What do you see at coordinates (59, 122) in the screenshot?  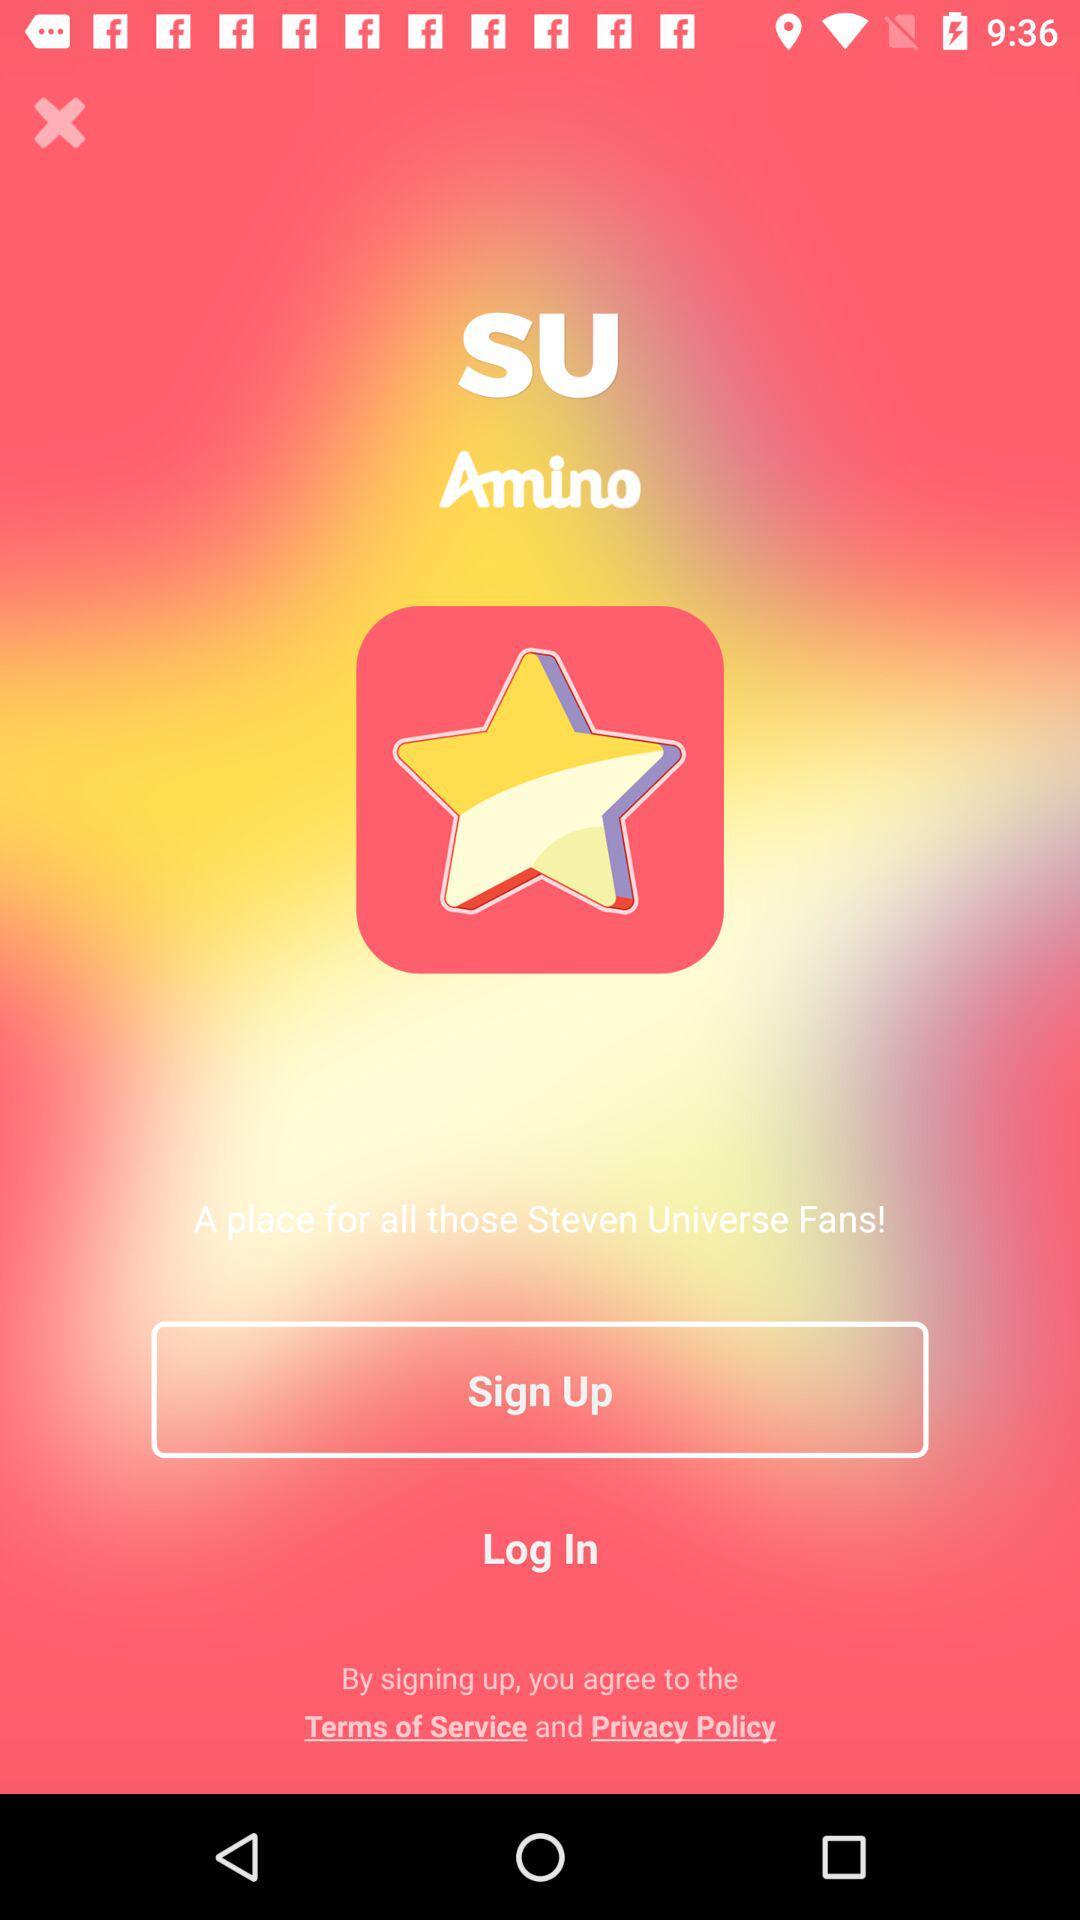 I see `screen closing button` at bounding box center [59, 122].